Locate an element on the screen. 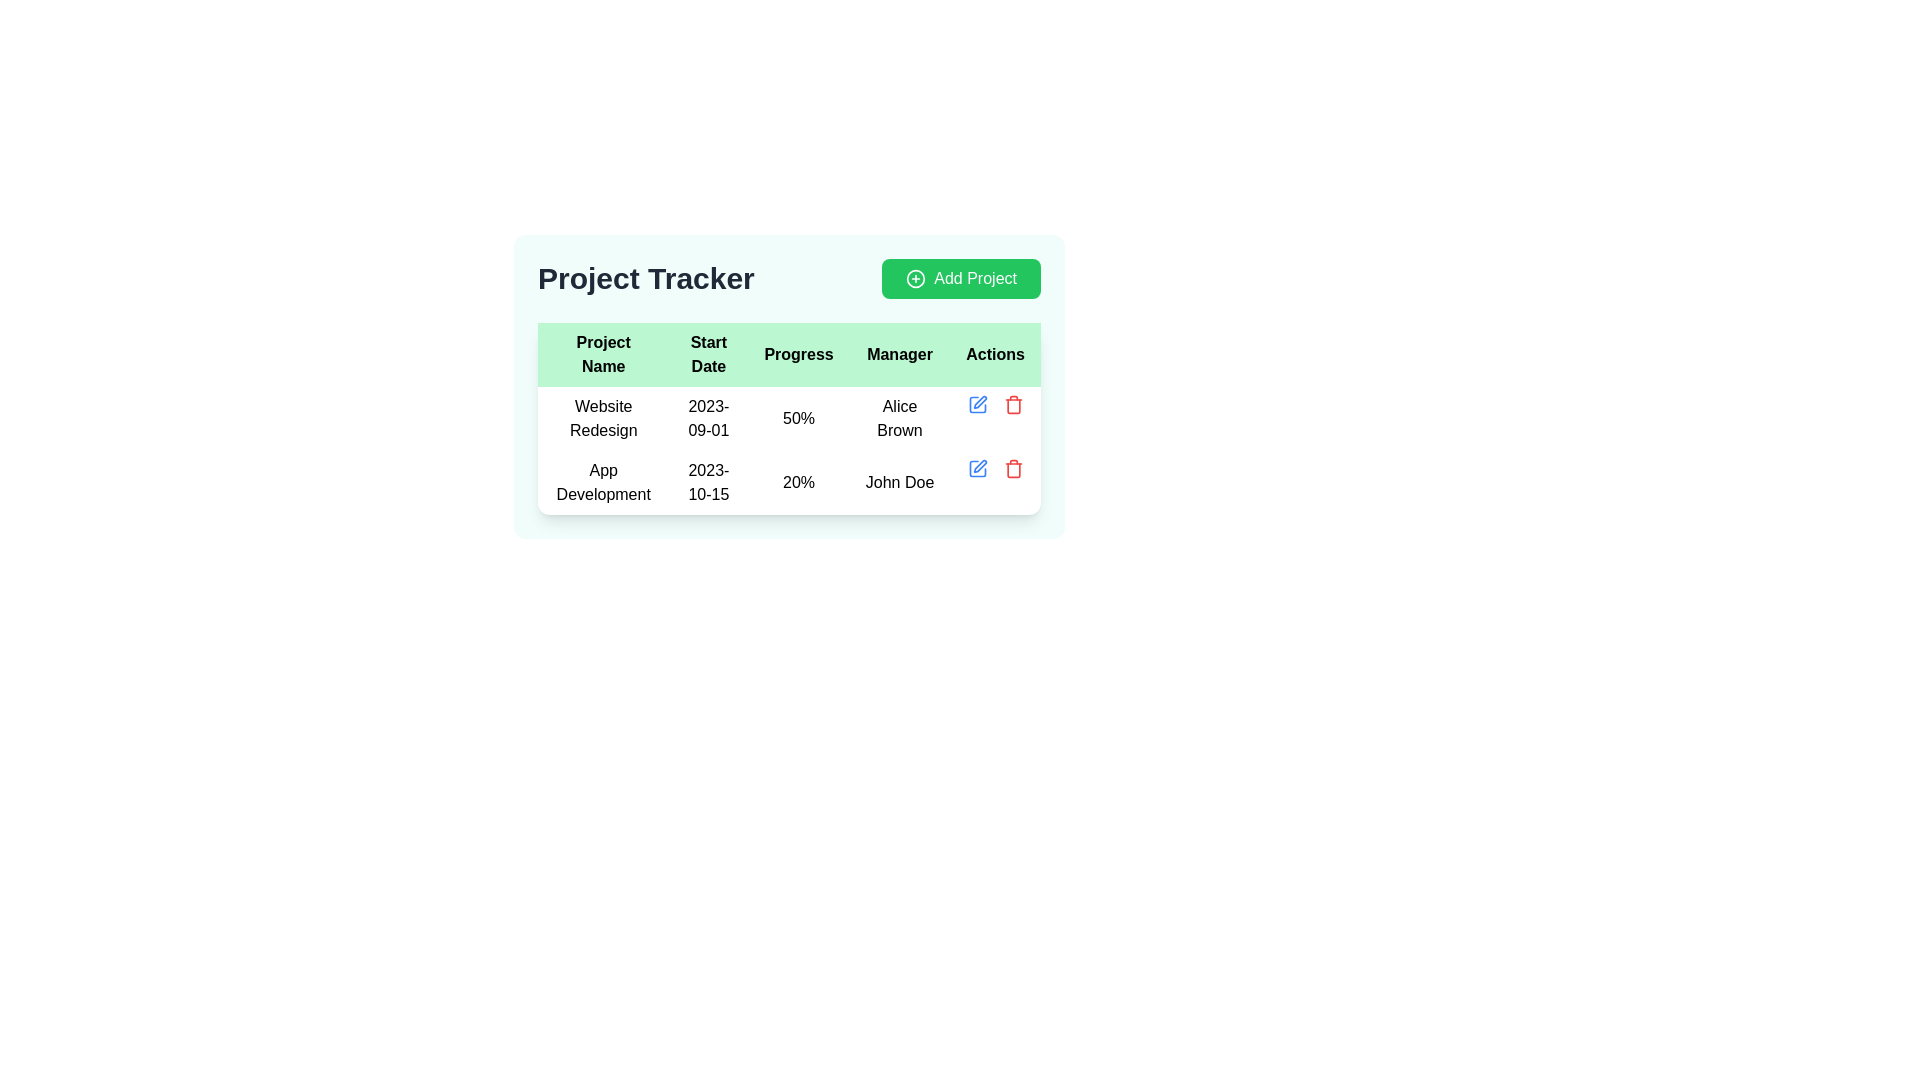 The image size is (1920, 1080). the 'Website Redesign' text label located in the 'Project Name' column of the first row in the table is located at coordinates (602, 418).